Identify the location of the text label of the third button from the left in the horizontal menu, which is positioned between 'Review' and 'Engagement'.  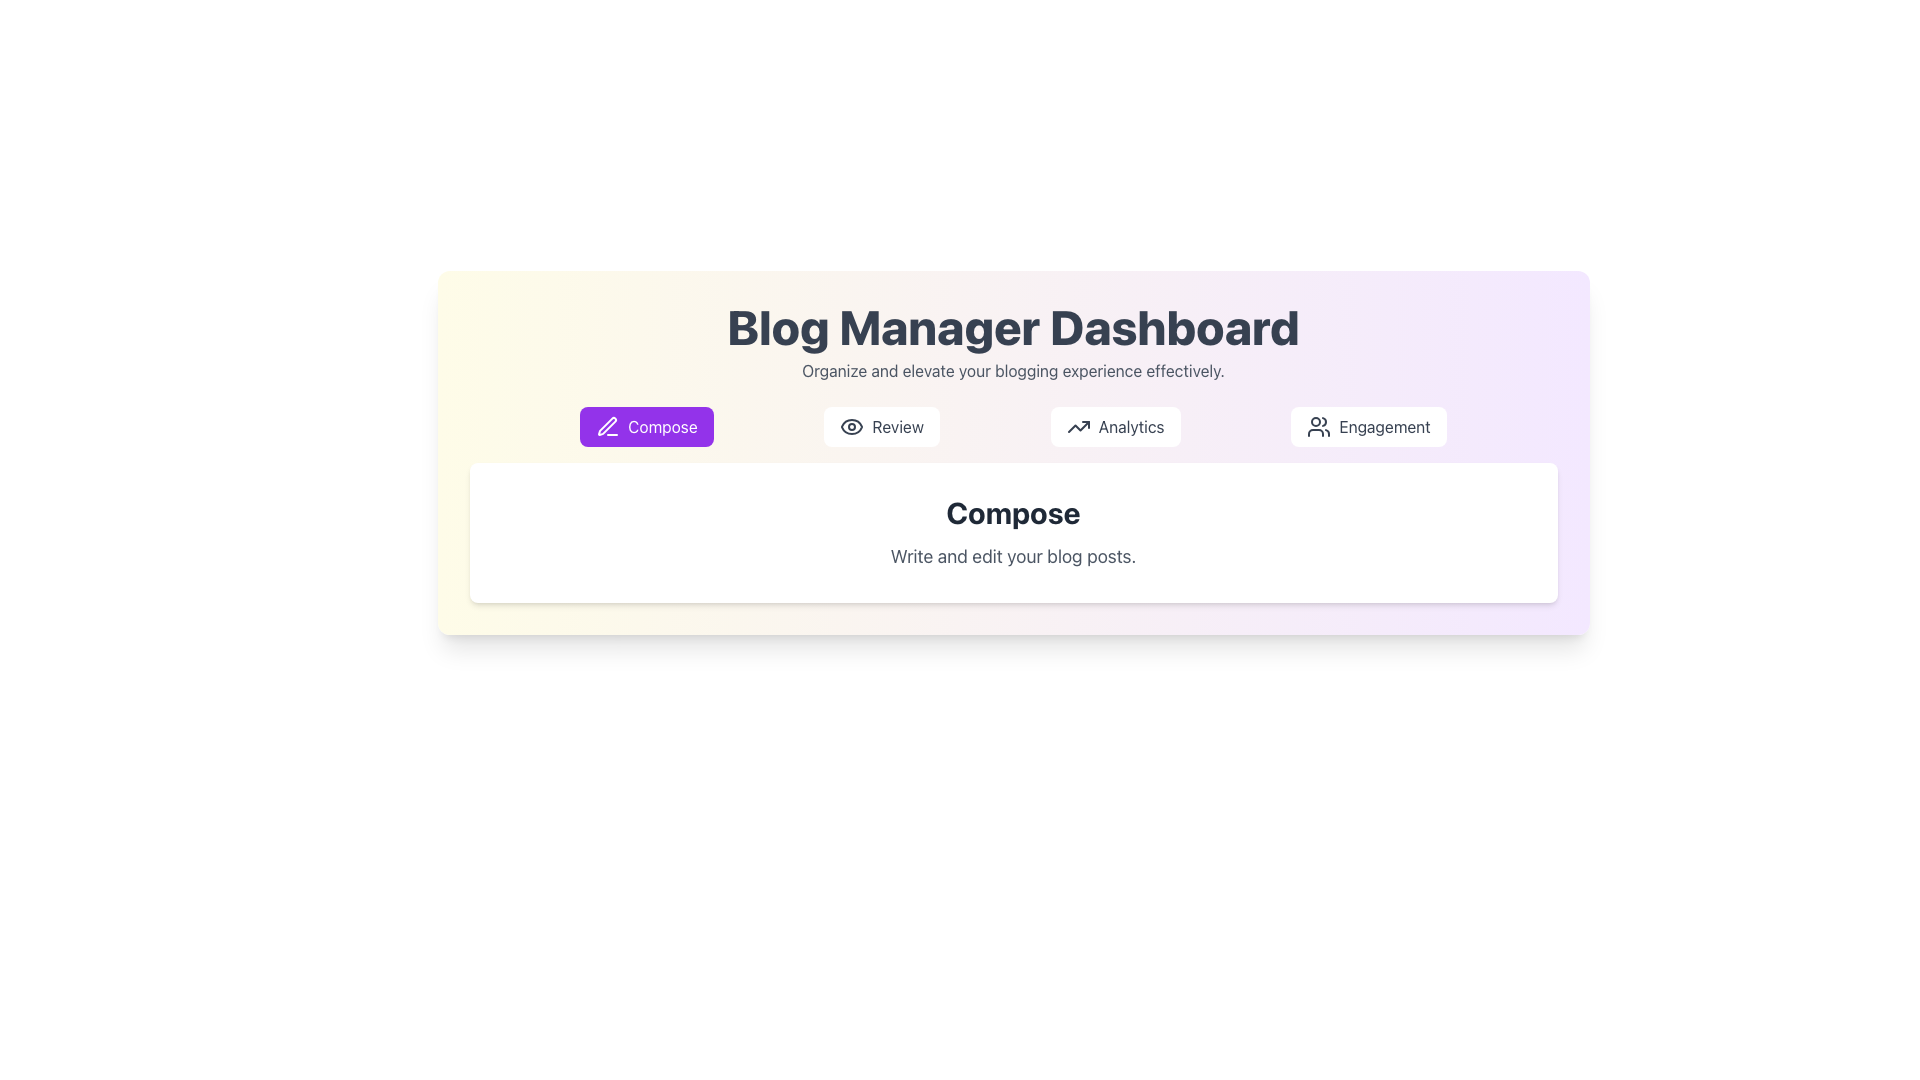
(1131, 426).